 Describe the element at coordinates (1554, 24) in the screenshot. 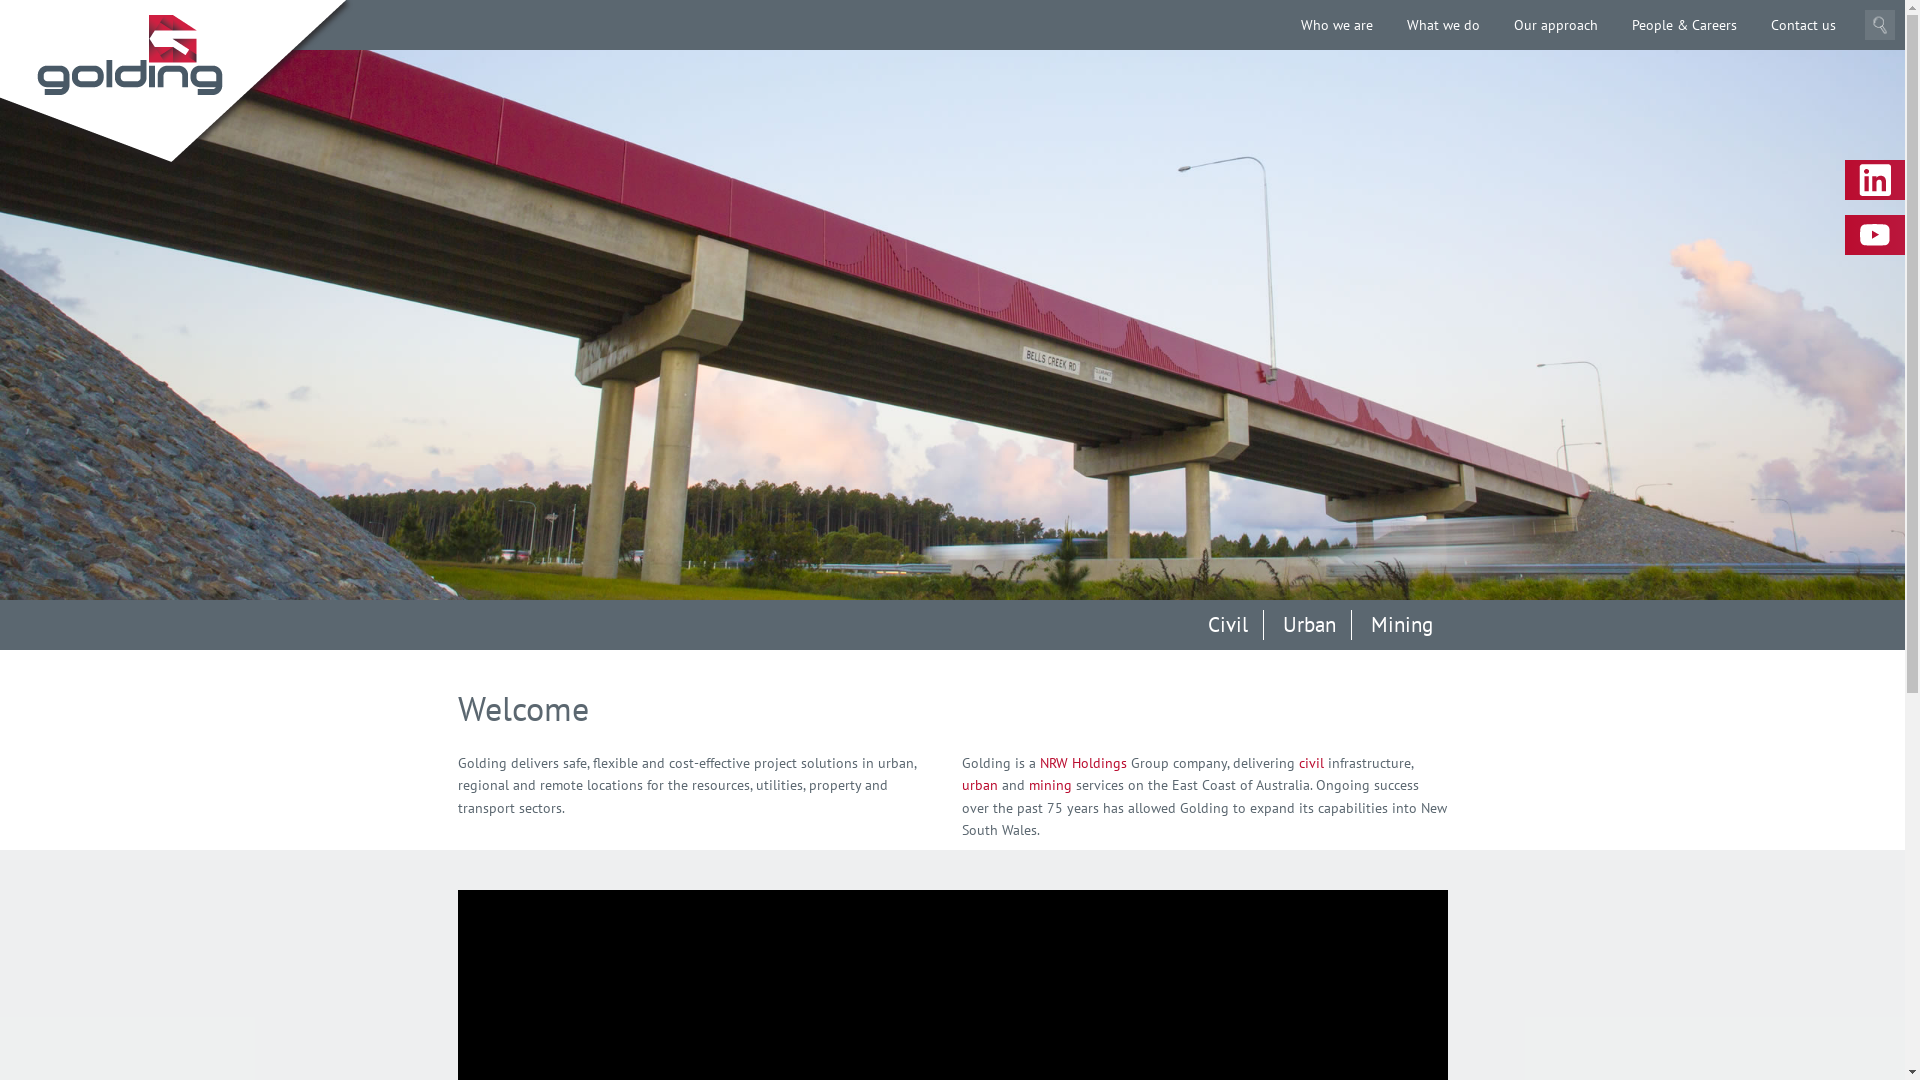

I see `'Our approach'` at that location.